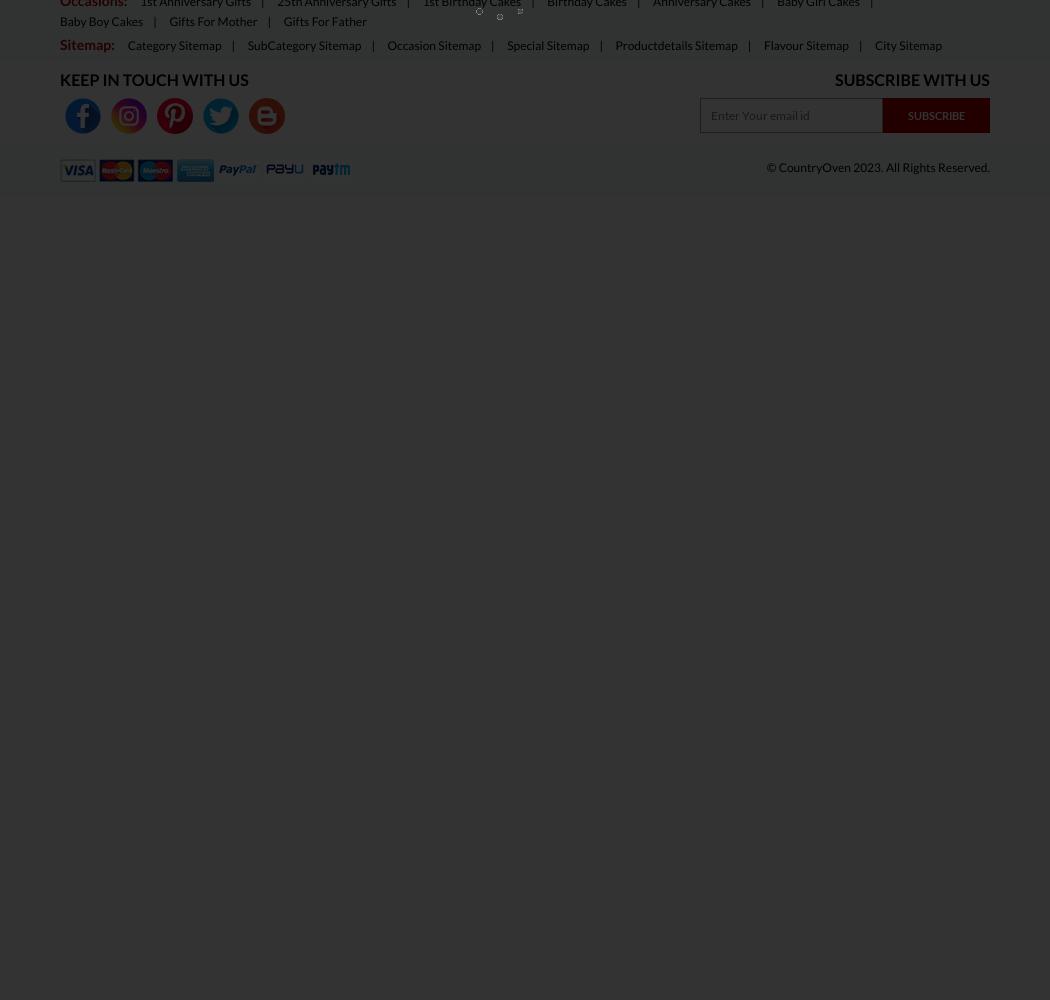 The width and height of the screenshot is (1050, 1000). Describe the element at coordinates (912, 78) in the screenshot. I see `'Subscribe With us'` at that location.